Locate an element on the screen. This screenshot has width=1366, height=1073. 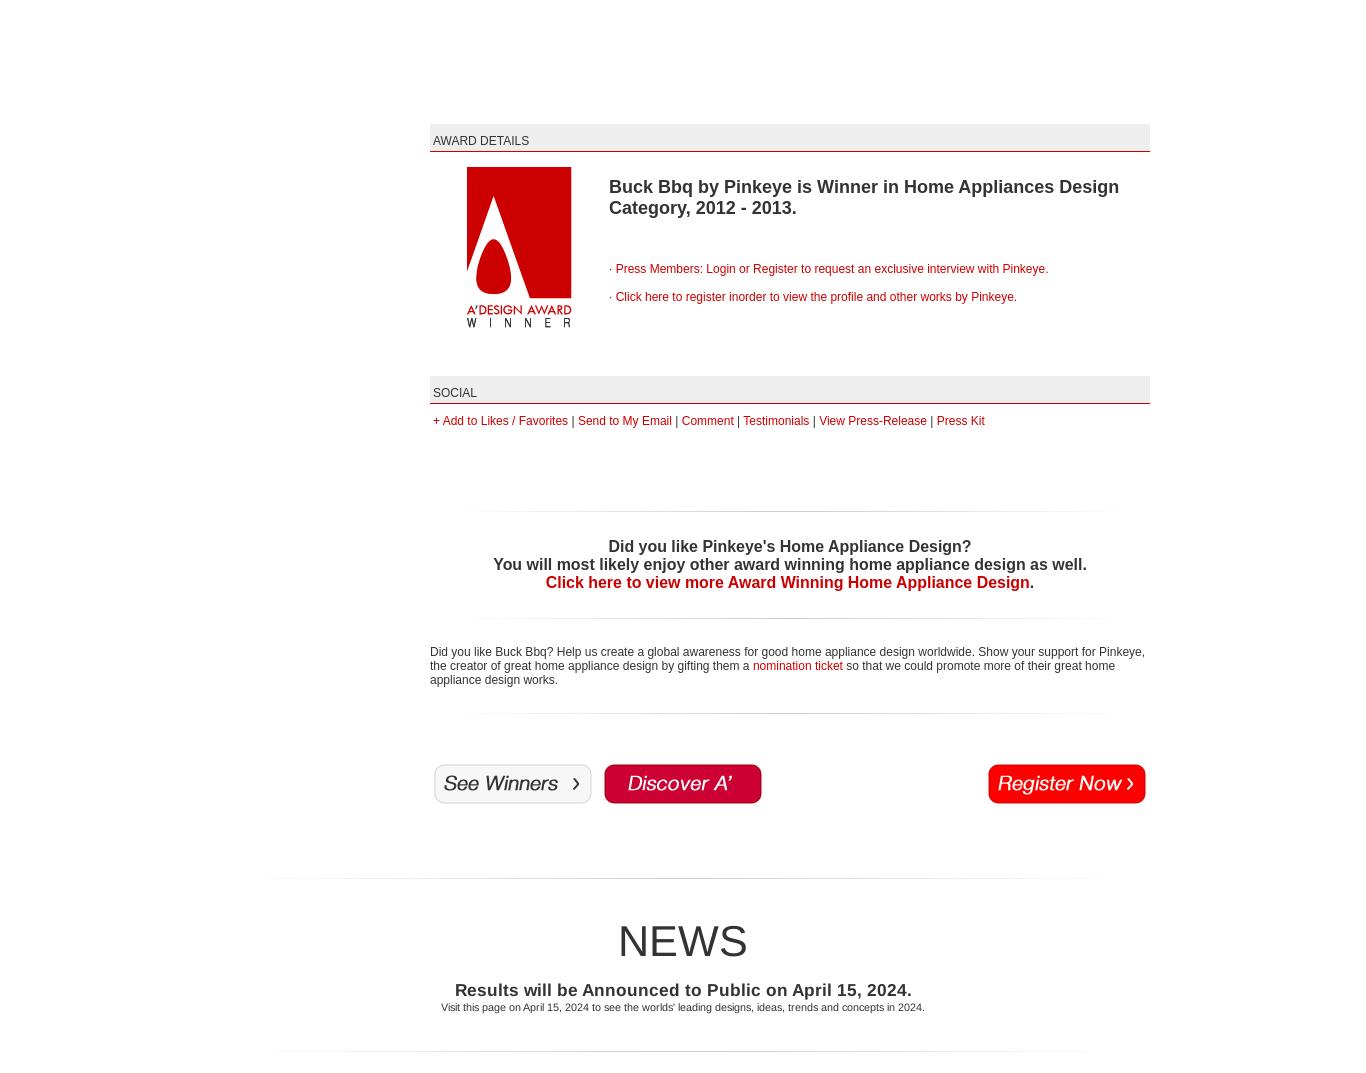
'Did you like Pinkeye's Home Appliance Design?' is located at coordinates (789, 546).